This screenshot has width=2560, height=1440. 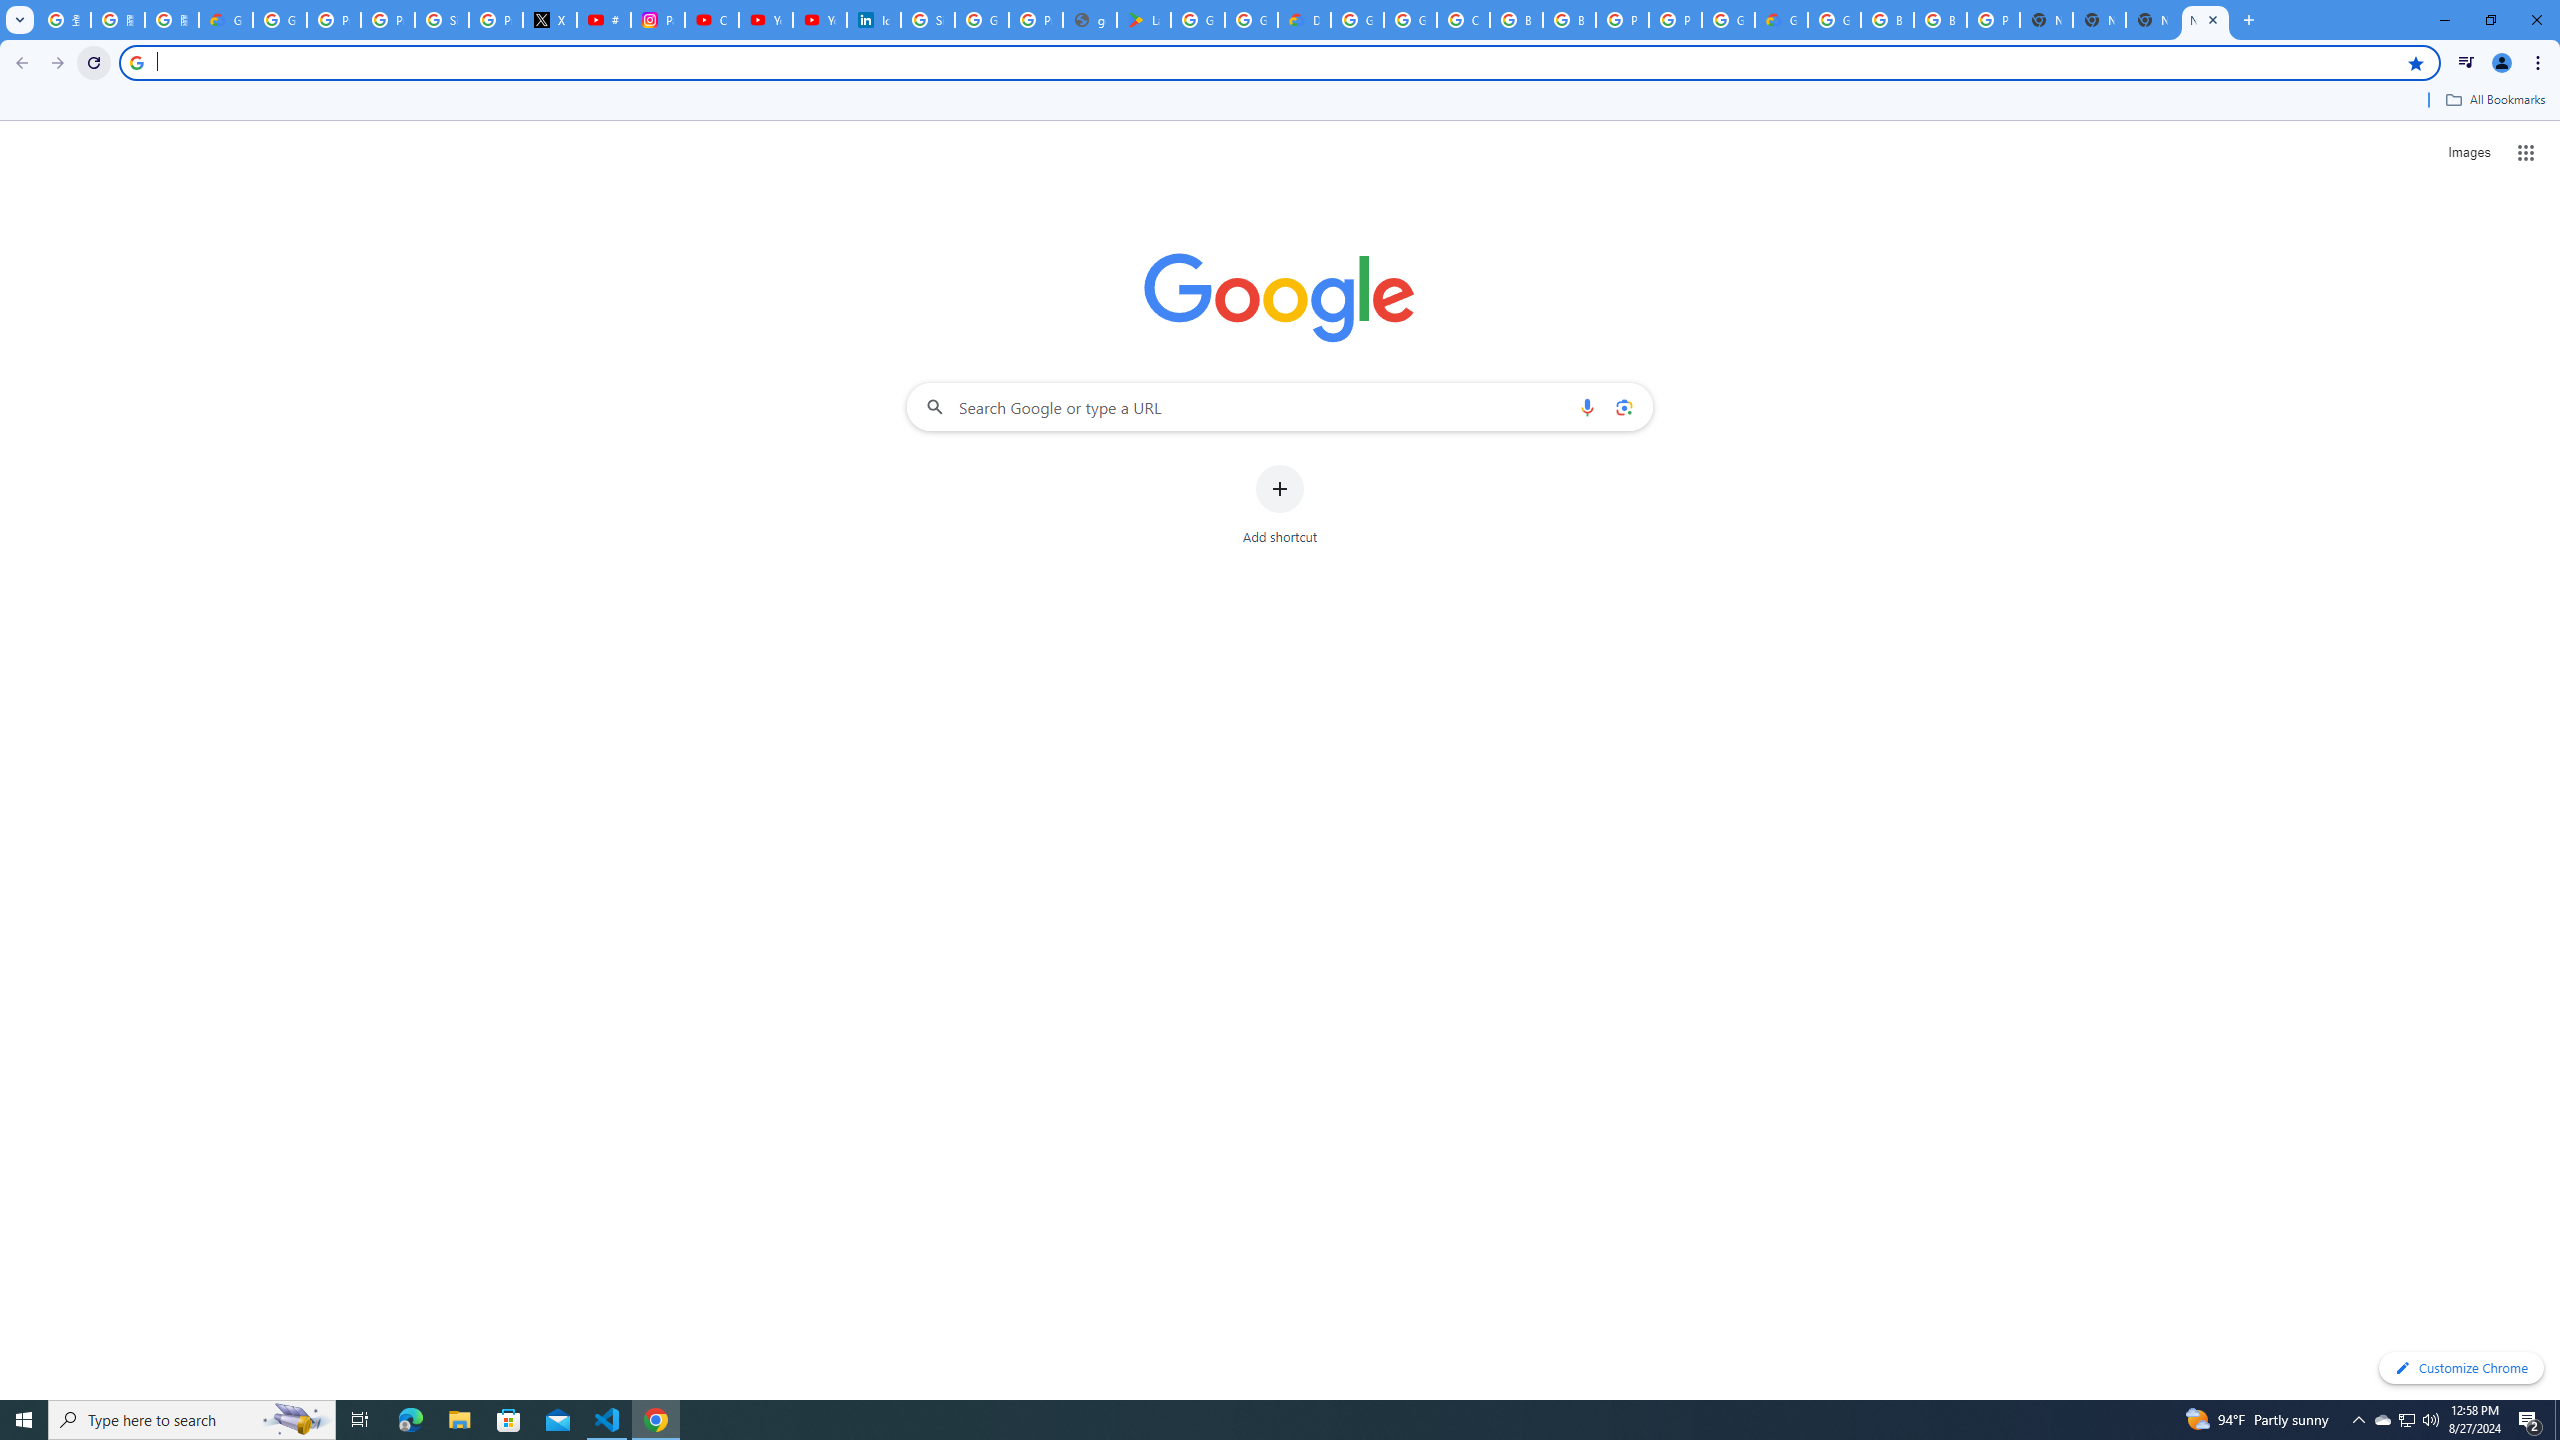 I want to click on 'Google Workspace - Specific Terms', so click(x=1251, y=19).